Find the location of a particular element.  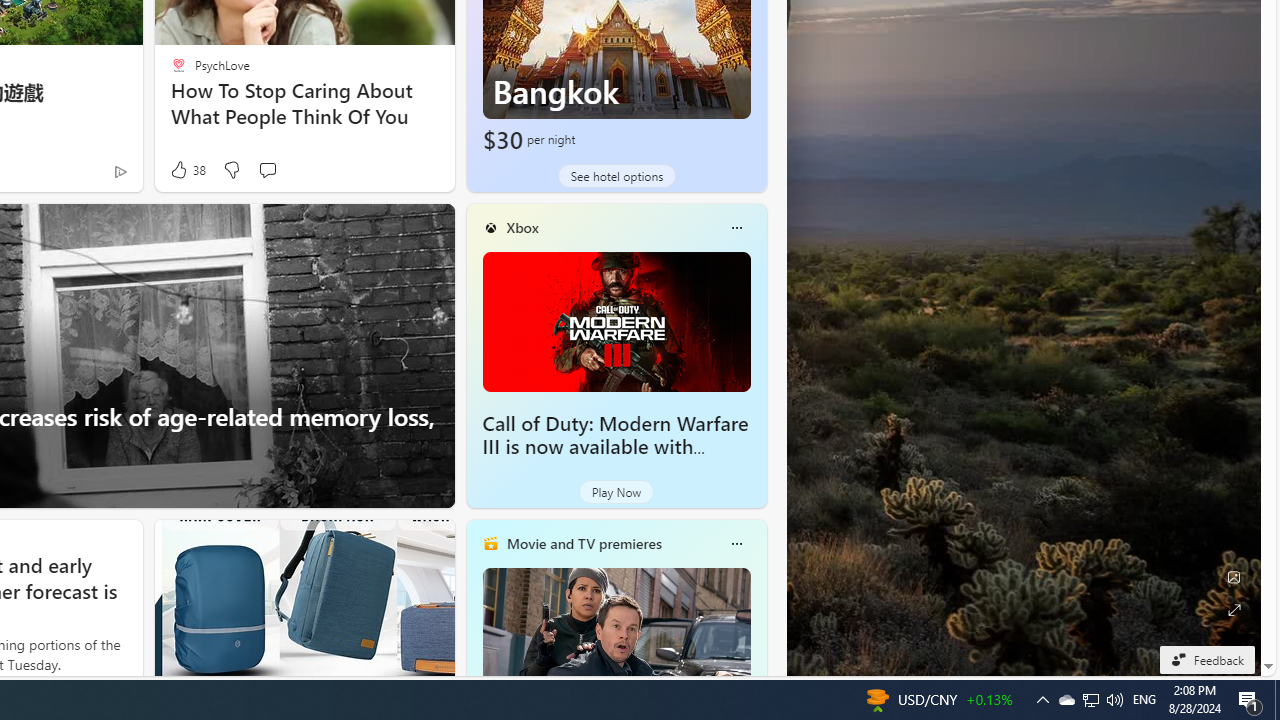

'Class: icon-img' is located at coordinates (735, 543).